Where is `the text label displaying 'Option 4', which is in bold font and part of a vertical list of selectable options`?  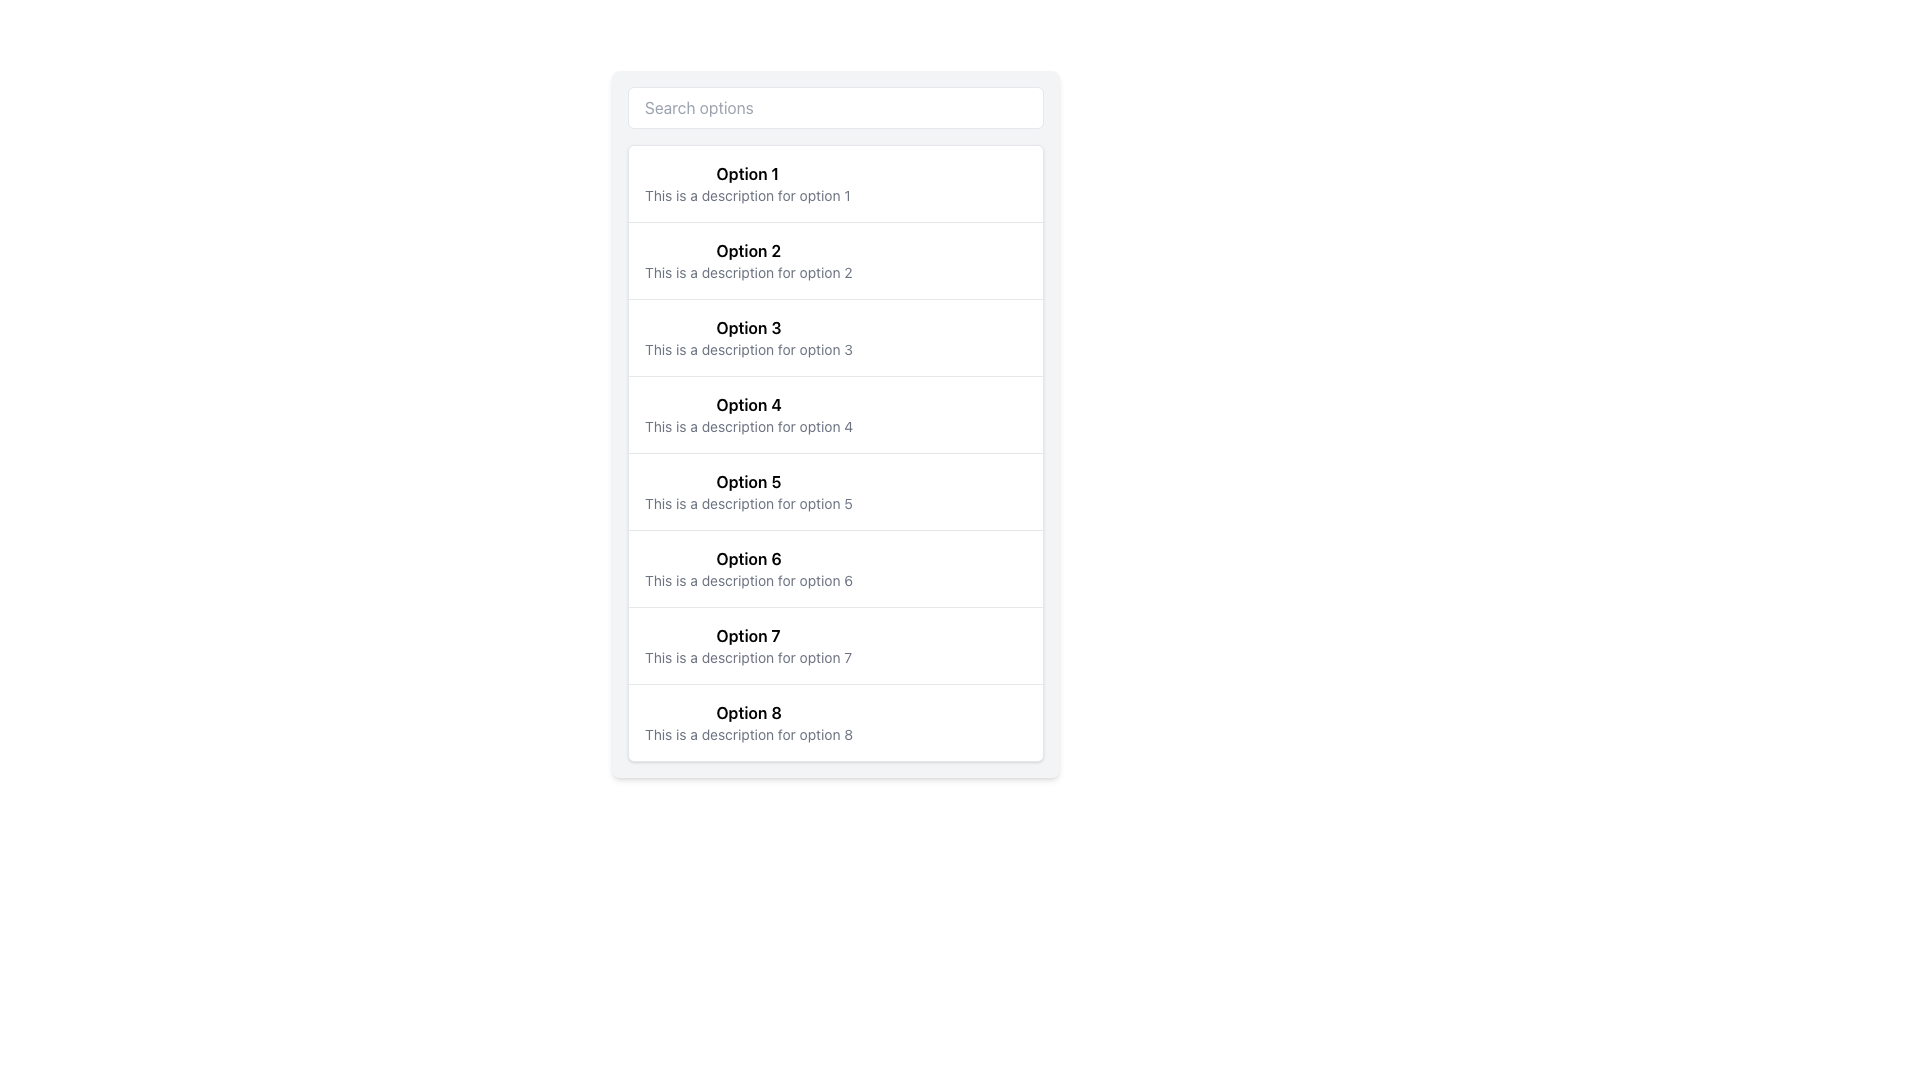
the text label displaying 'Option 4', which is in bold font and part of a vertical list of selectable options is located at coordinates (748, 405).